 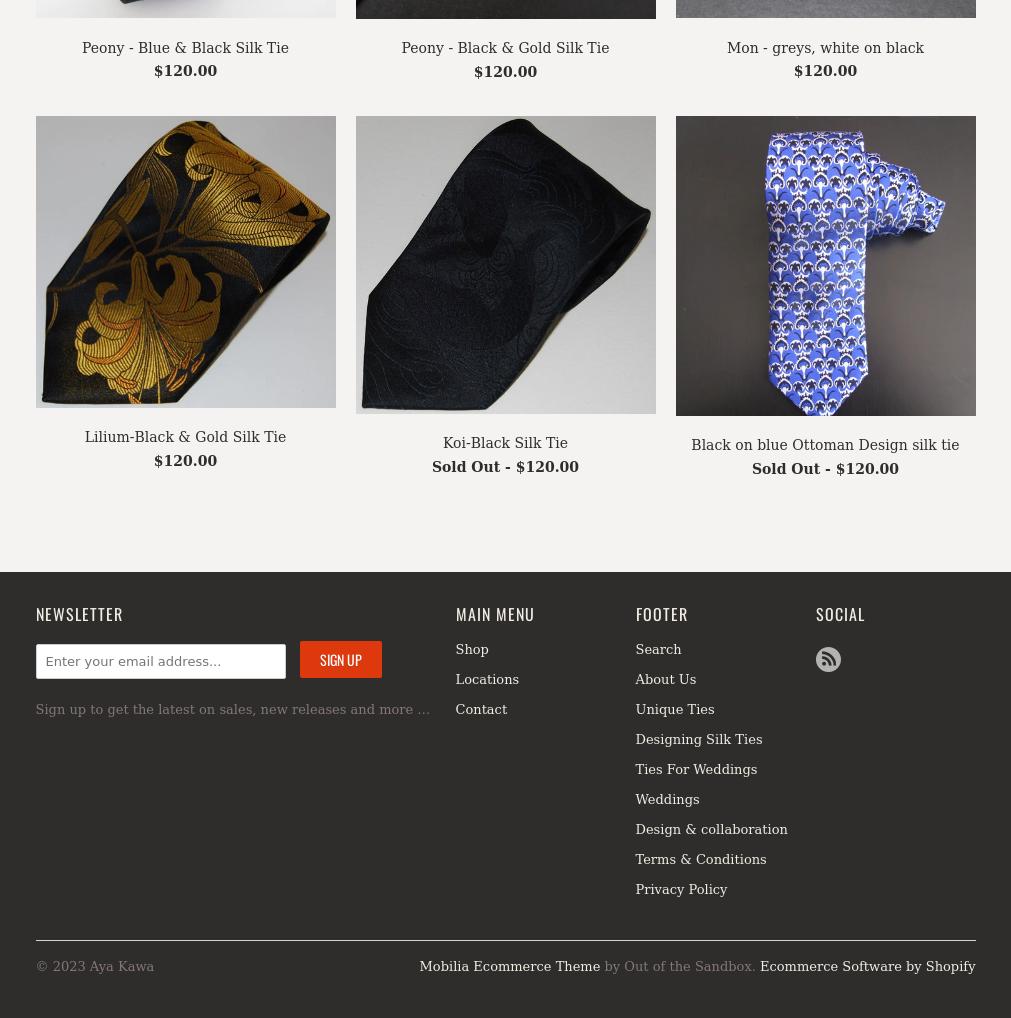 What do you see at coordinates (697, 737) in the screenshot?
I see `'Designing Silk Ties'` at bounding box center [697, 737].